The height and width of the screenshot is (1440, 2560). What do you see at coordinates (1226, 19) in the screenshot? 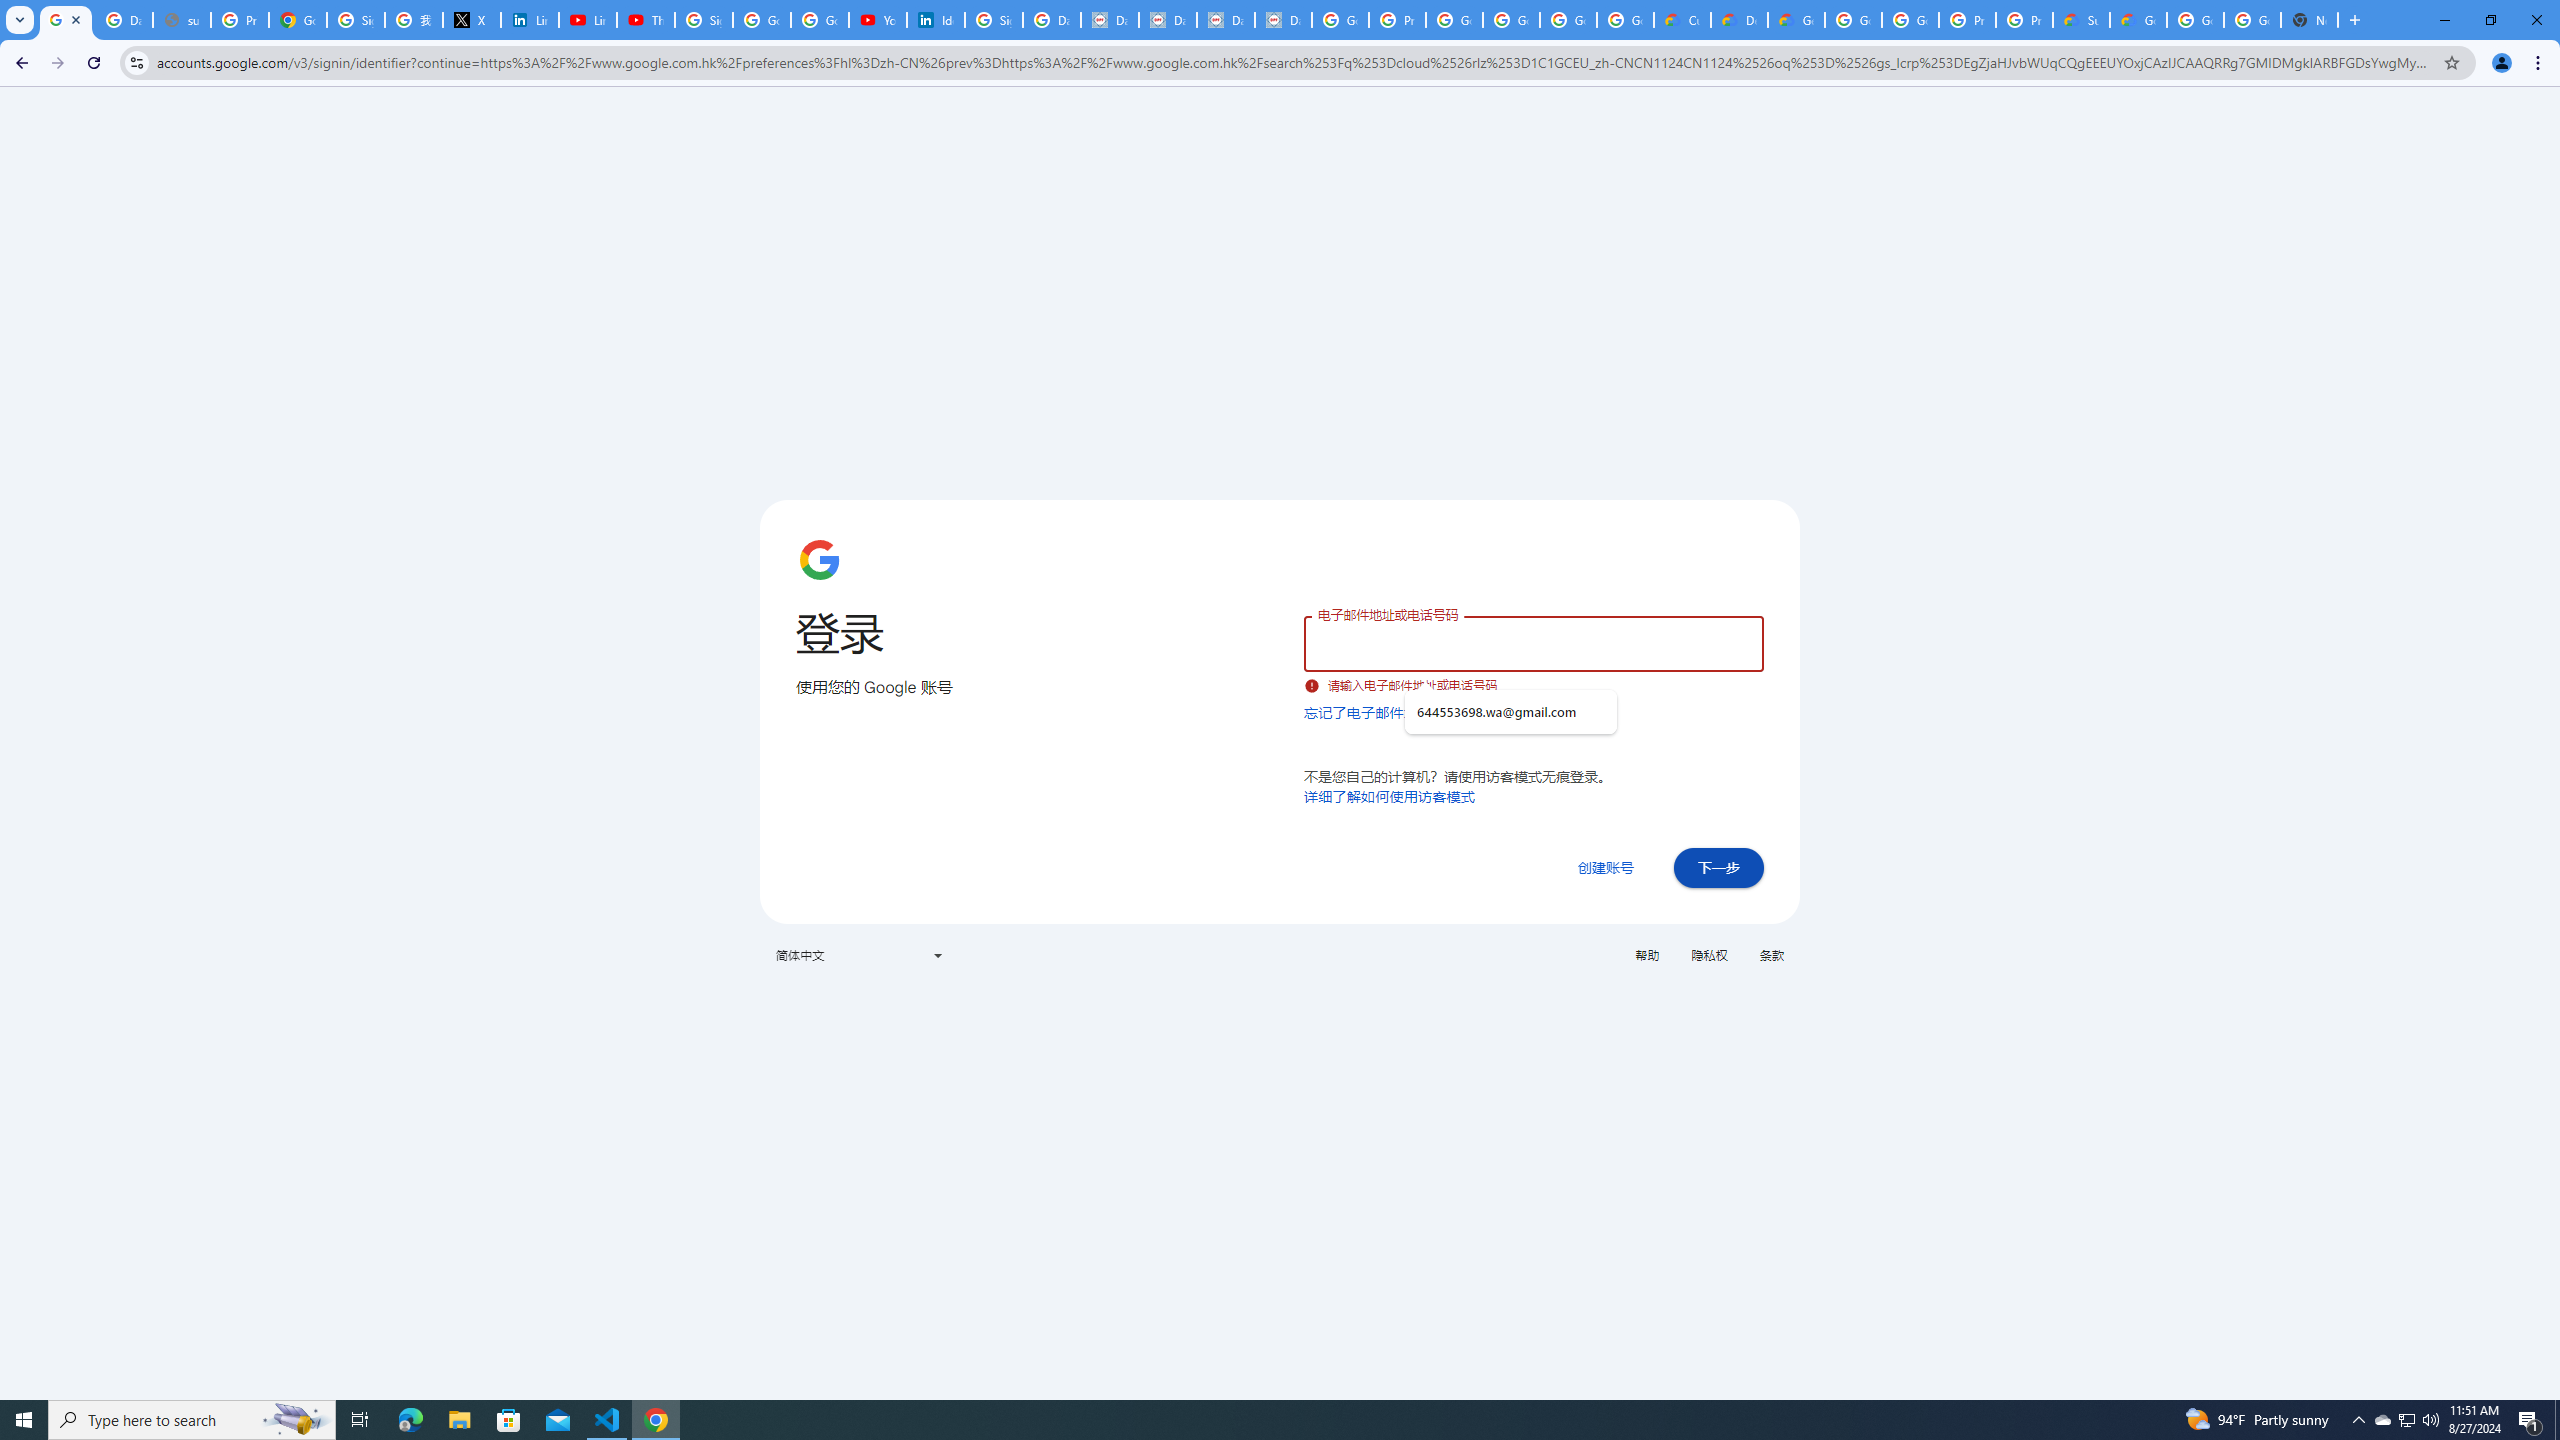
I see `'Data Privacy Framework'` at bounding box center [1226, 19].